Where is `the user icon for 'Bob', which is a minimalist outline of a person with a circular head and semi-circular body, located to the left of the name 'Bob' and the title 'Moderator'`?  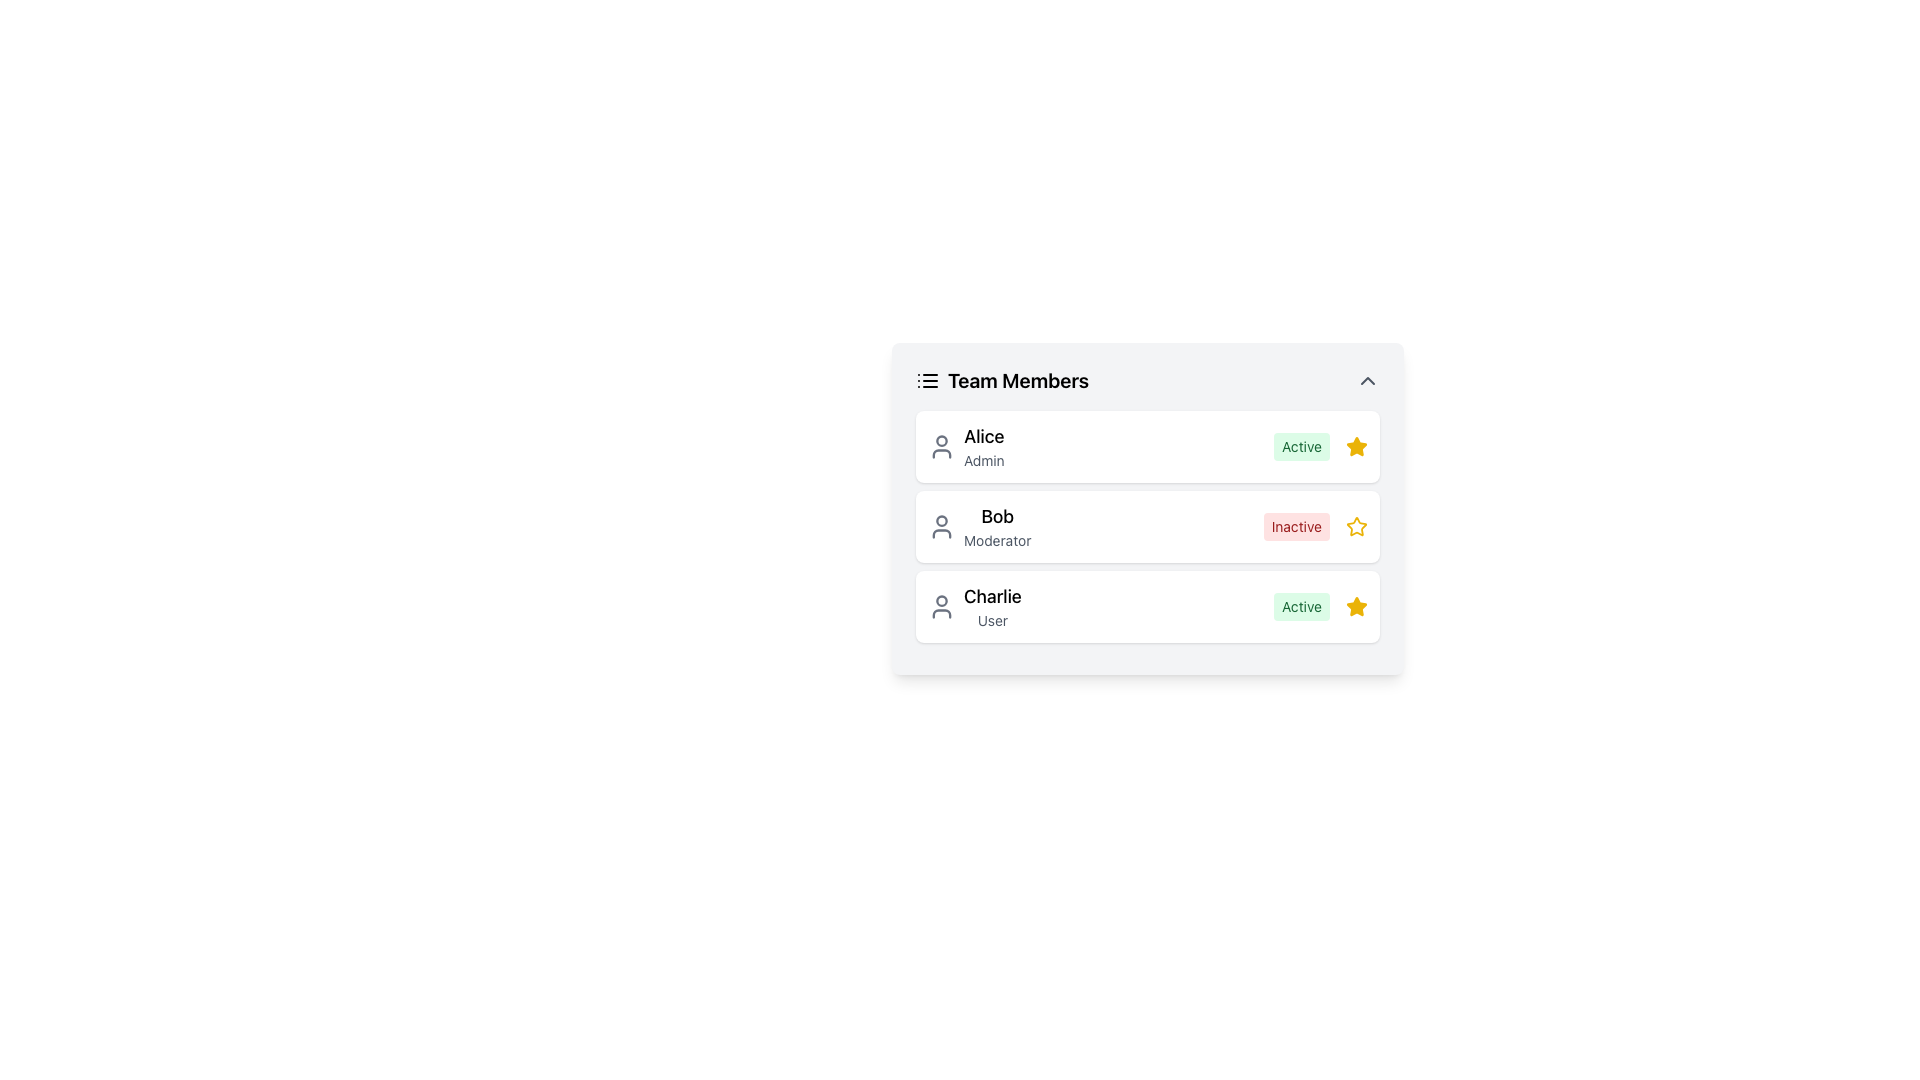 the user icon for 'Bob', which is a minimalist outline of a person with a circular head and semi-circular body, located to the left of the name 'Bob' and the title 'Moderator' is located at coordinates (940, 526).